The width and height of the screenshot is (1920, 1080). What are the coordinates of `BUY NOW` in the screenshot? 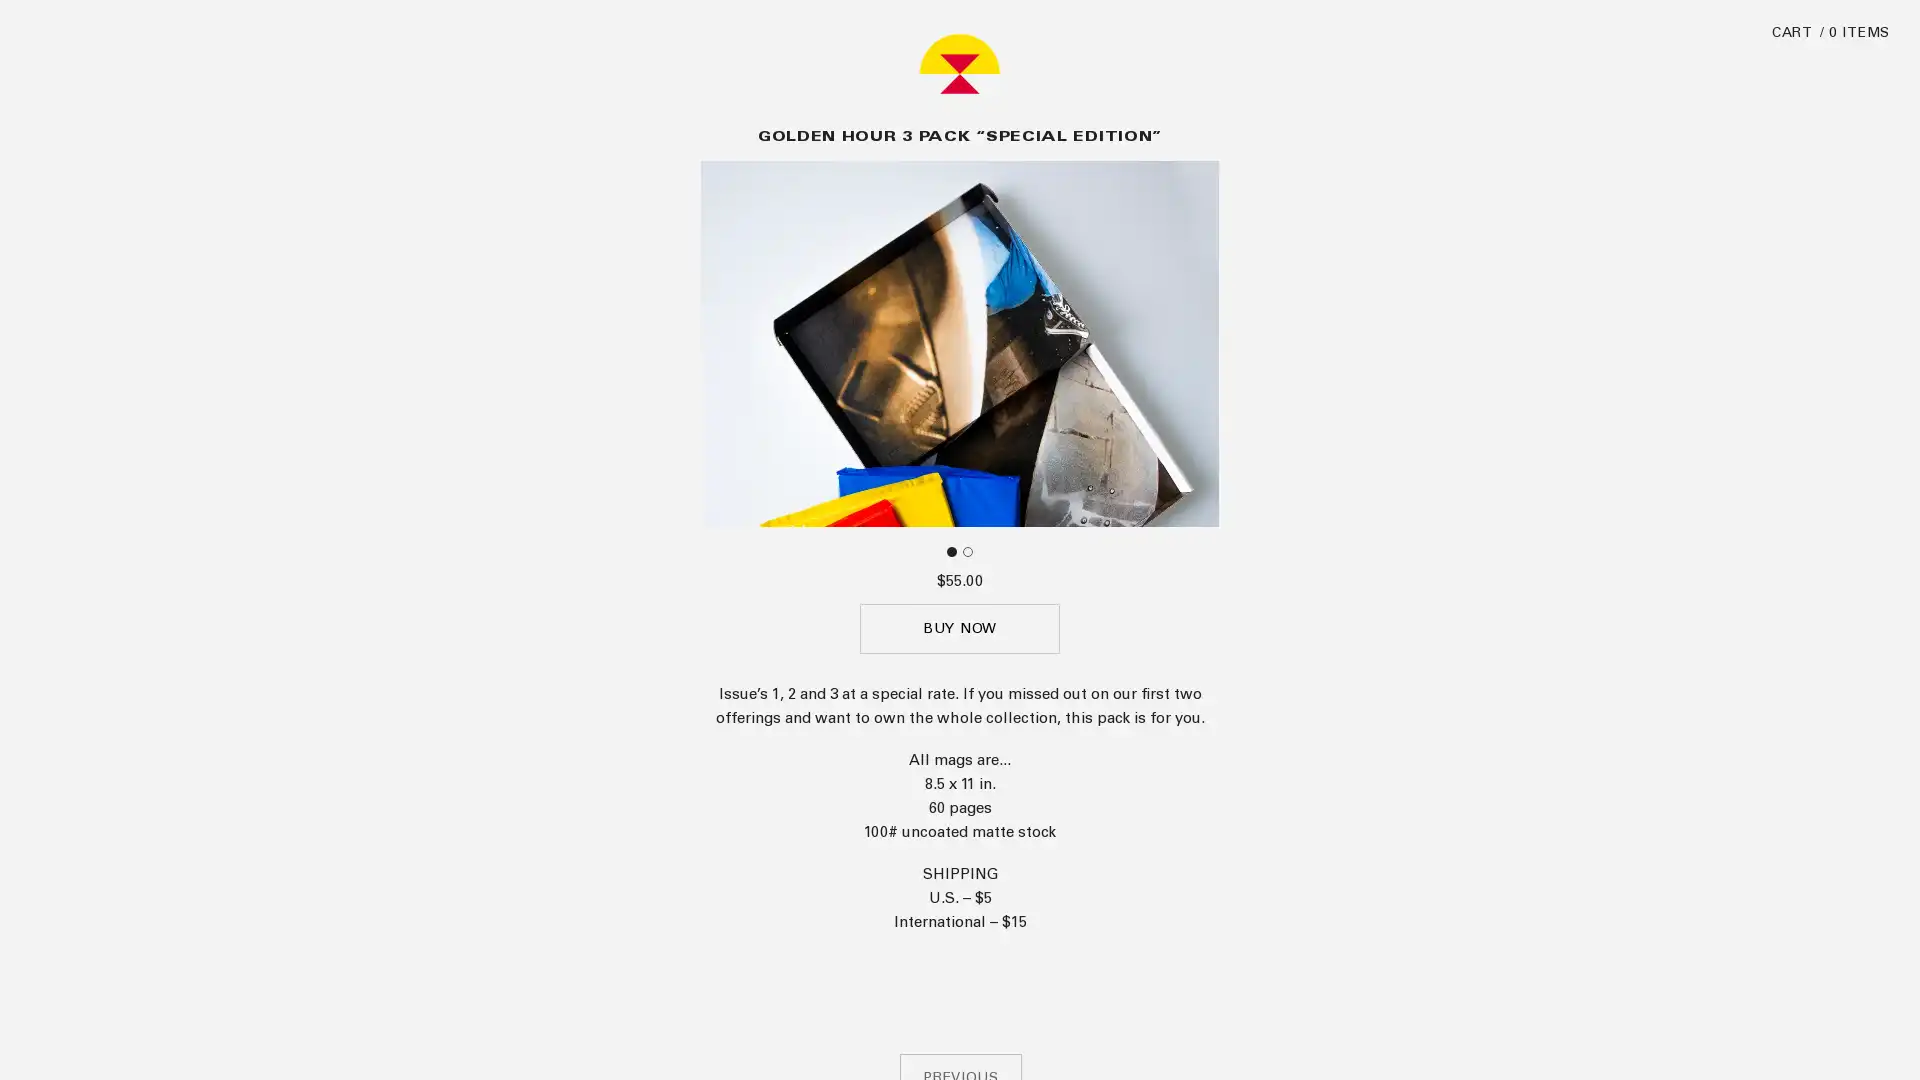 It's located at (960, 624).